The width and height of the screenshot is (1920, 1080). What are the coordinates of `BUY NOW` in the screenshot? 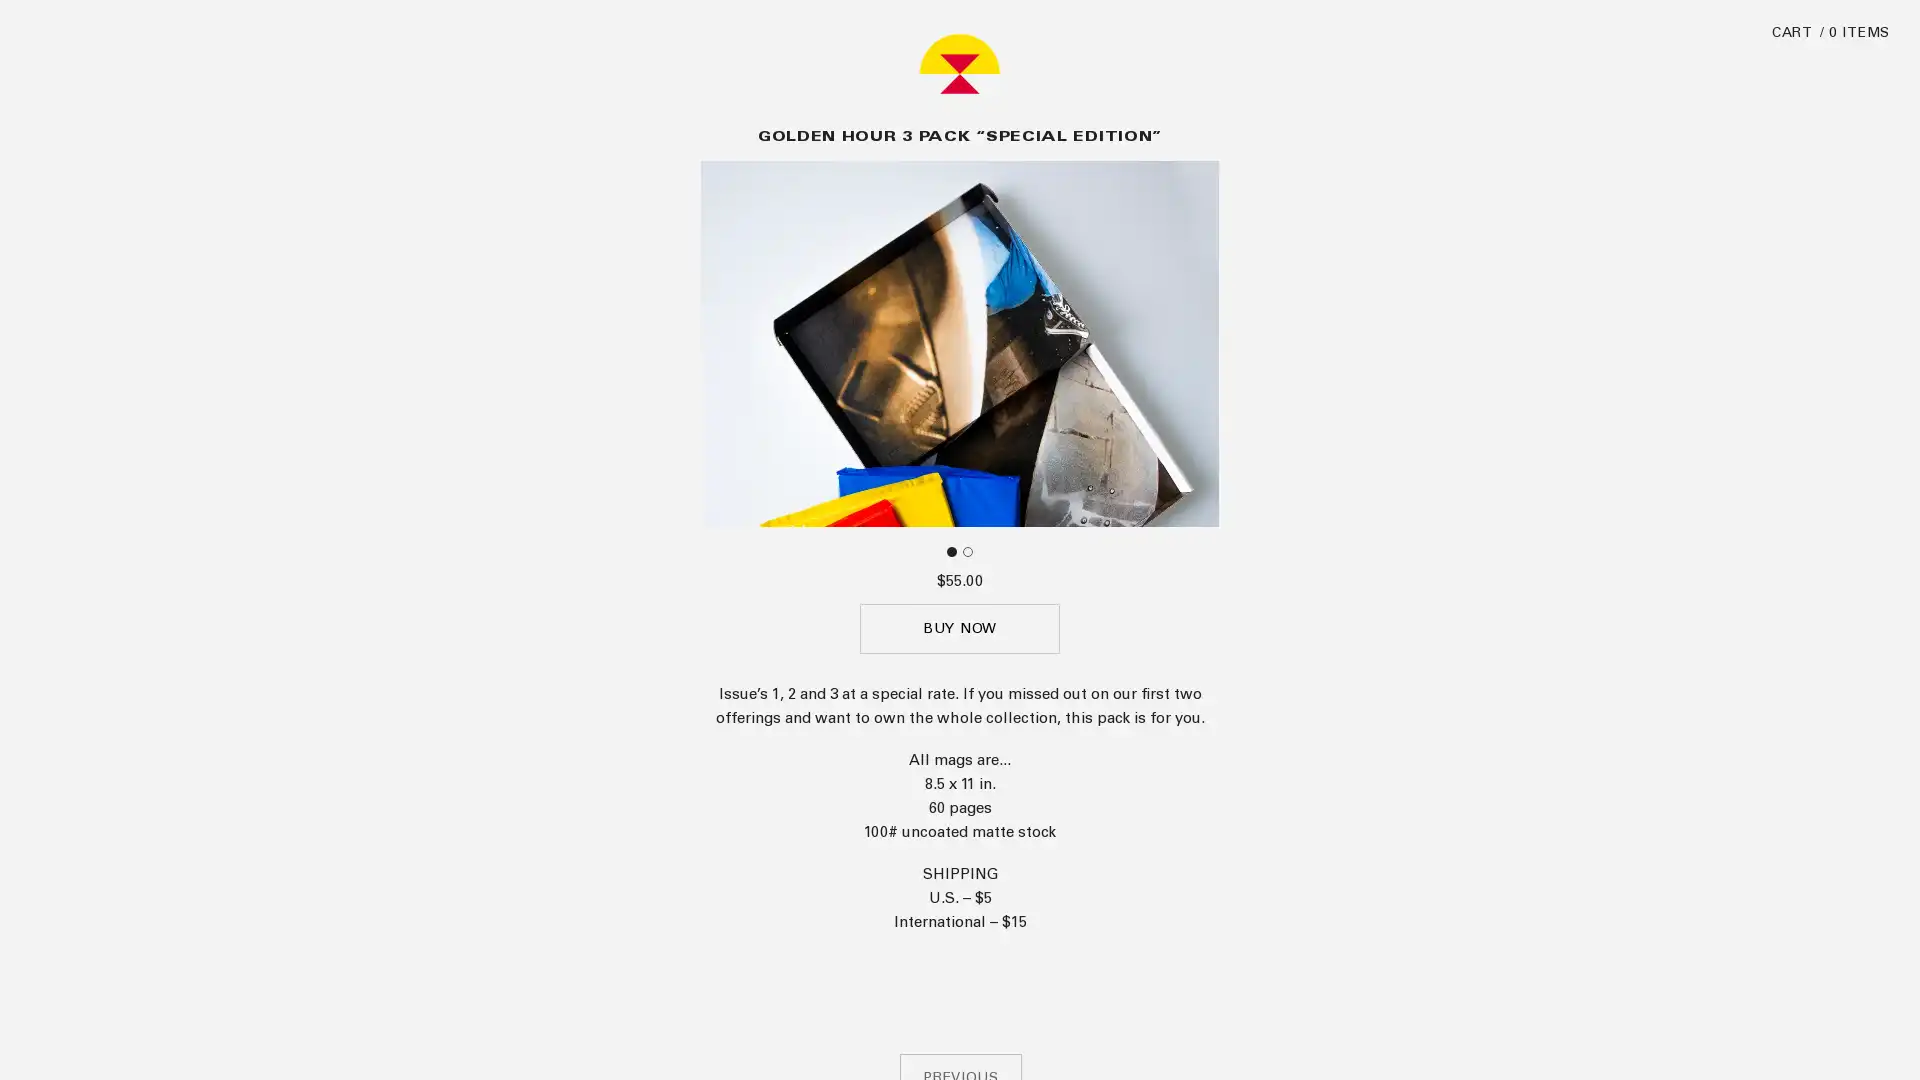 It's located at (960, 624).